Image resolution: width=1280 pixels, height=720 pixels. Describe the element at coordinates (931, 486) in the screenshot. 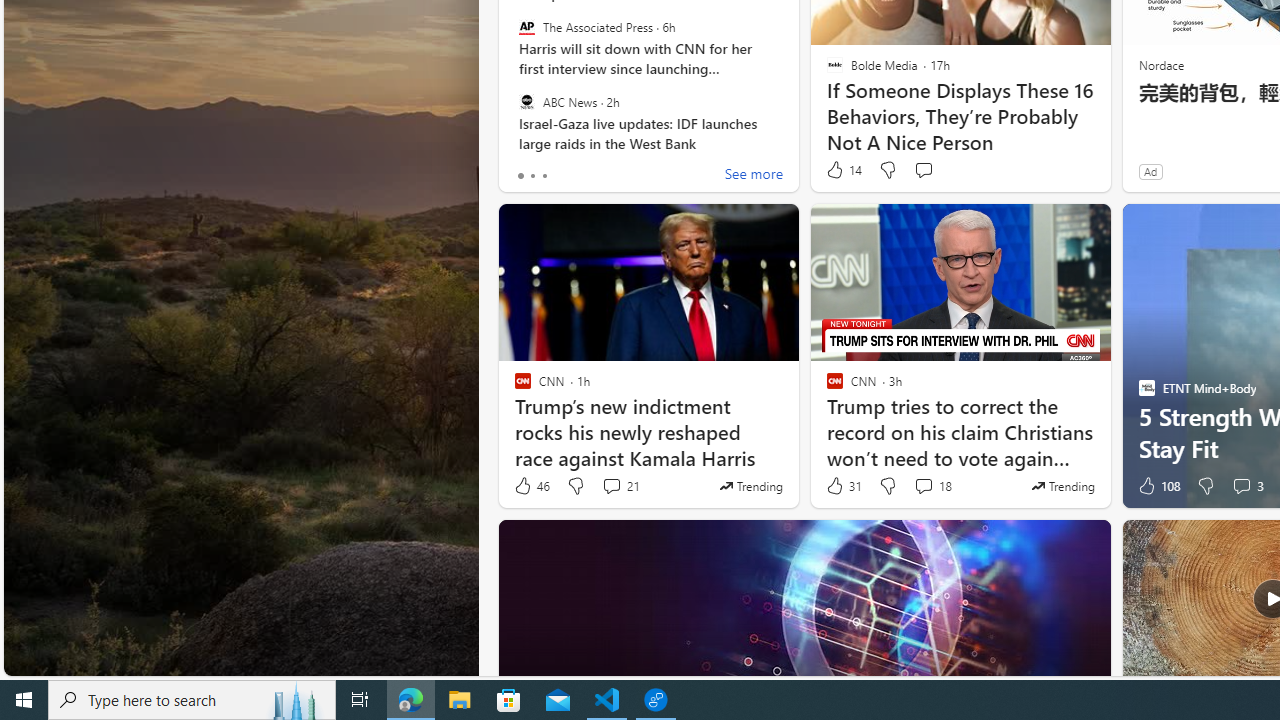

I see `'View comments 18 Comment'` at that location.